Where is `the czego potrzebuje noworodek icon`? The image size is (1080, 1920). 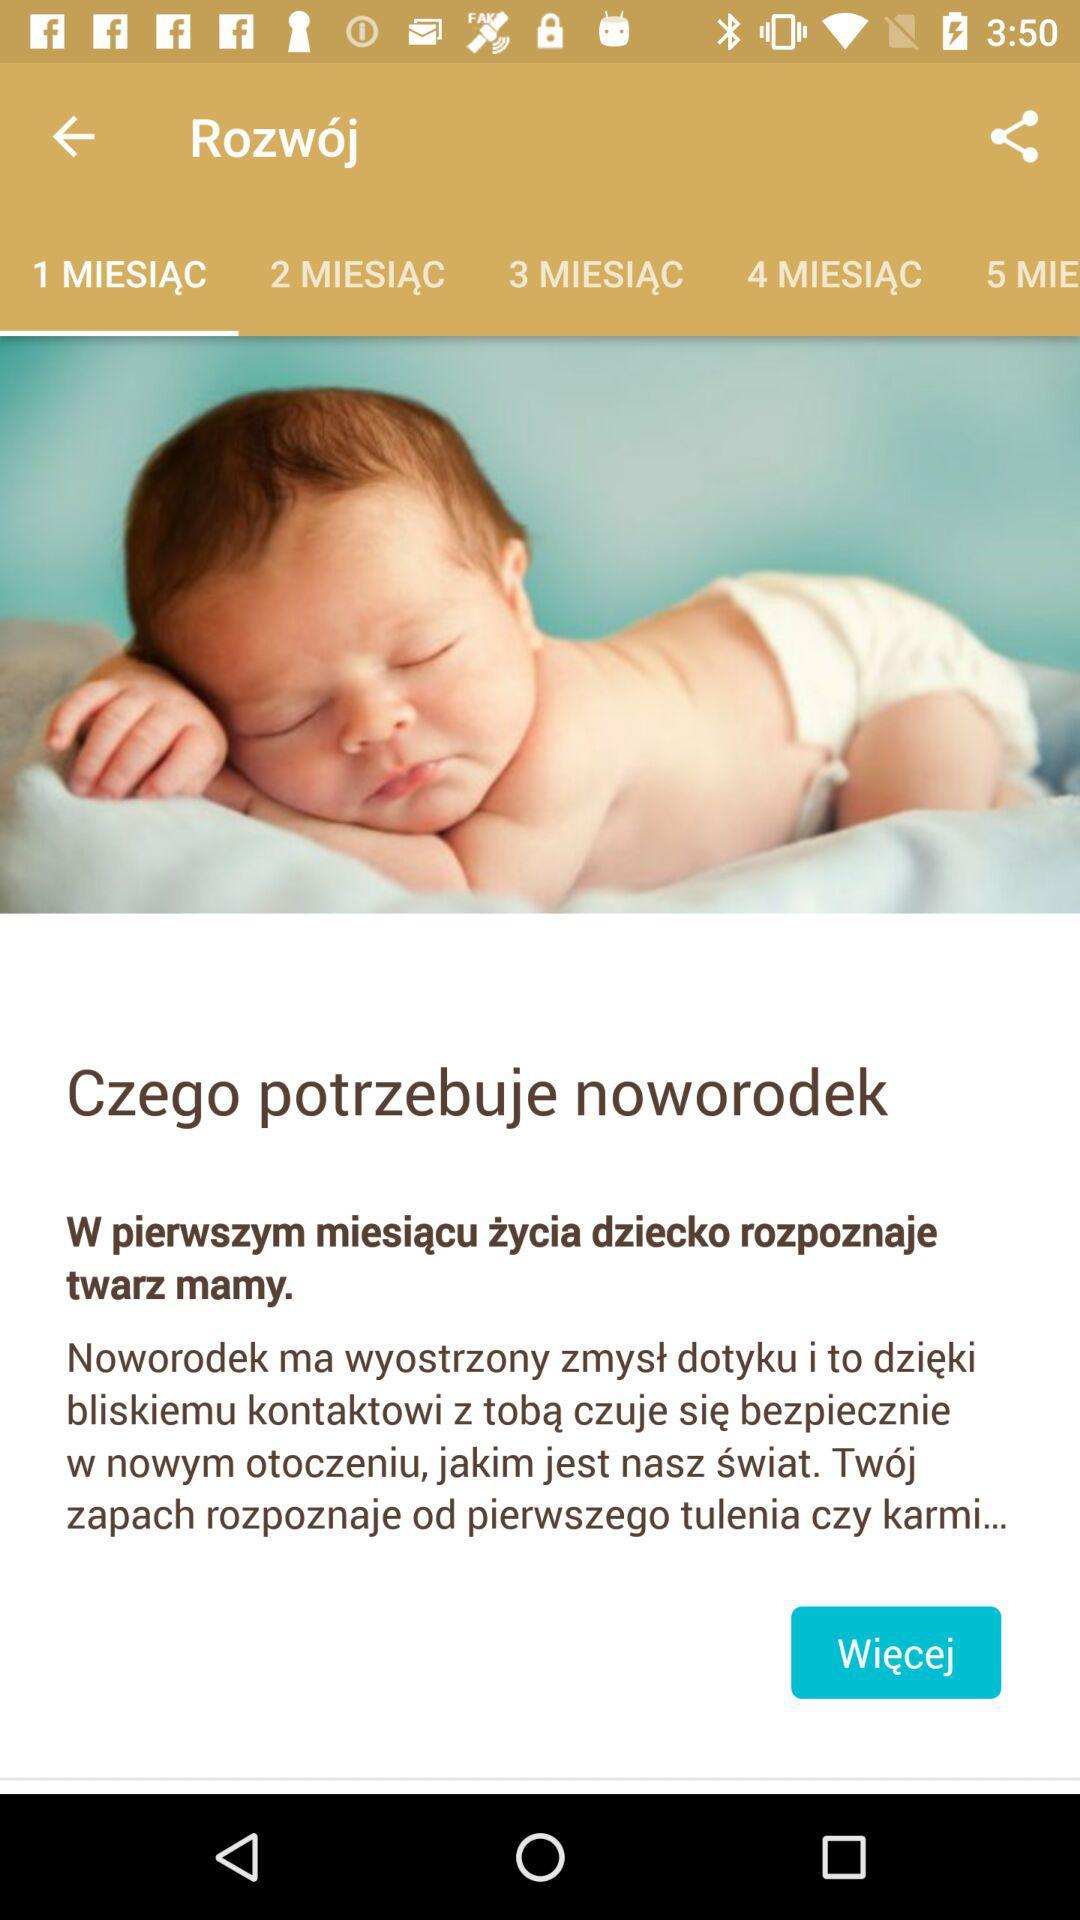 the czego potrzebuje noworodek icon is located at coordinates (540, 1089).